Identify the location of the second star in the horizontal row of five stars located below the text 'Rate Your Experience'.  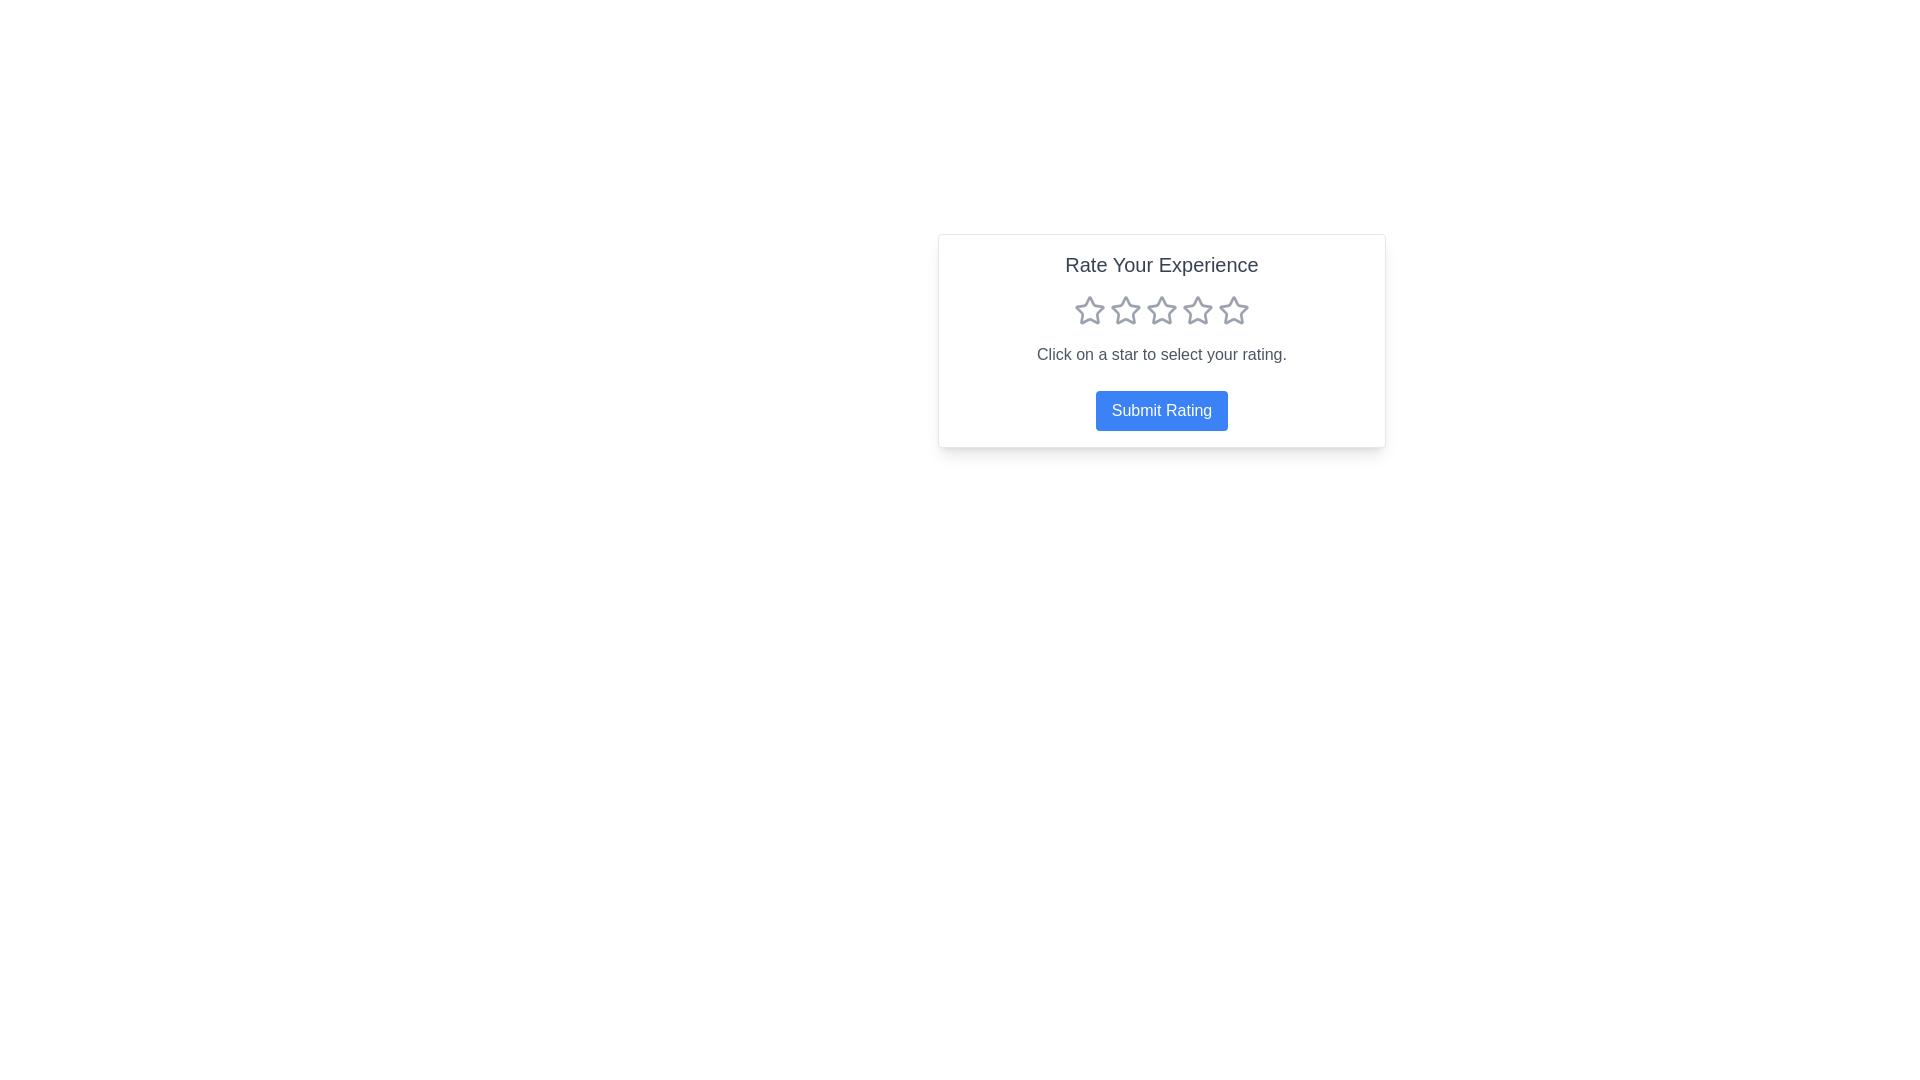
(1126, 310).